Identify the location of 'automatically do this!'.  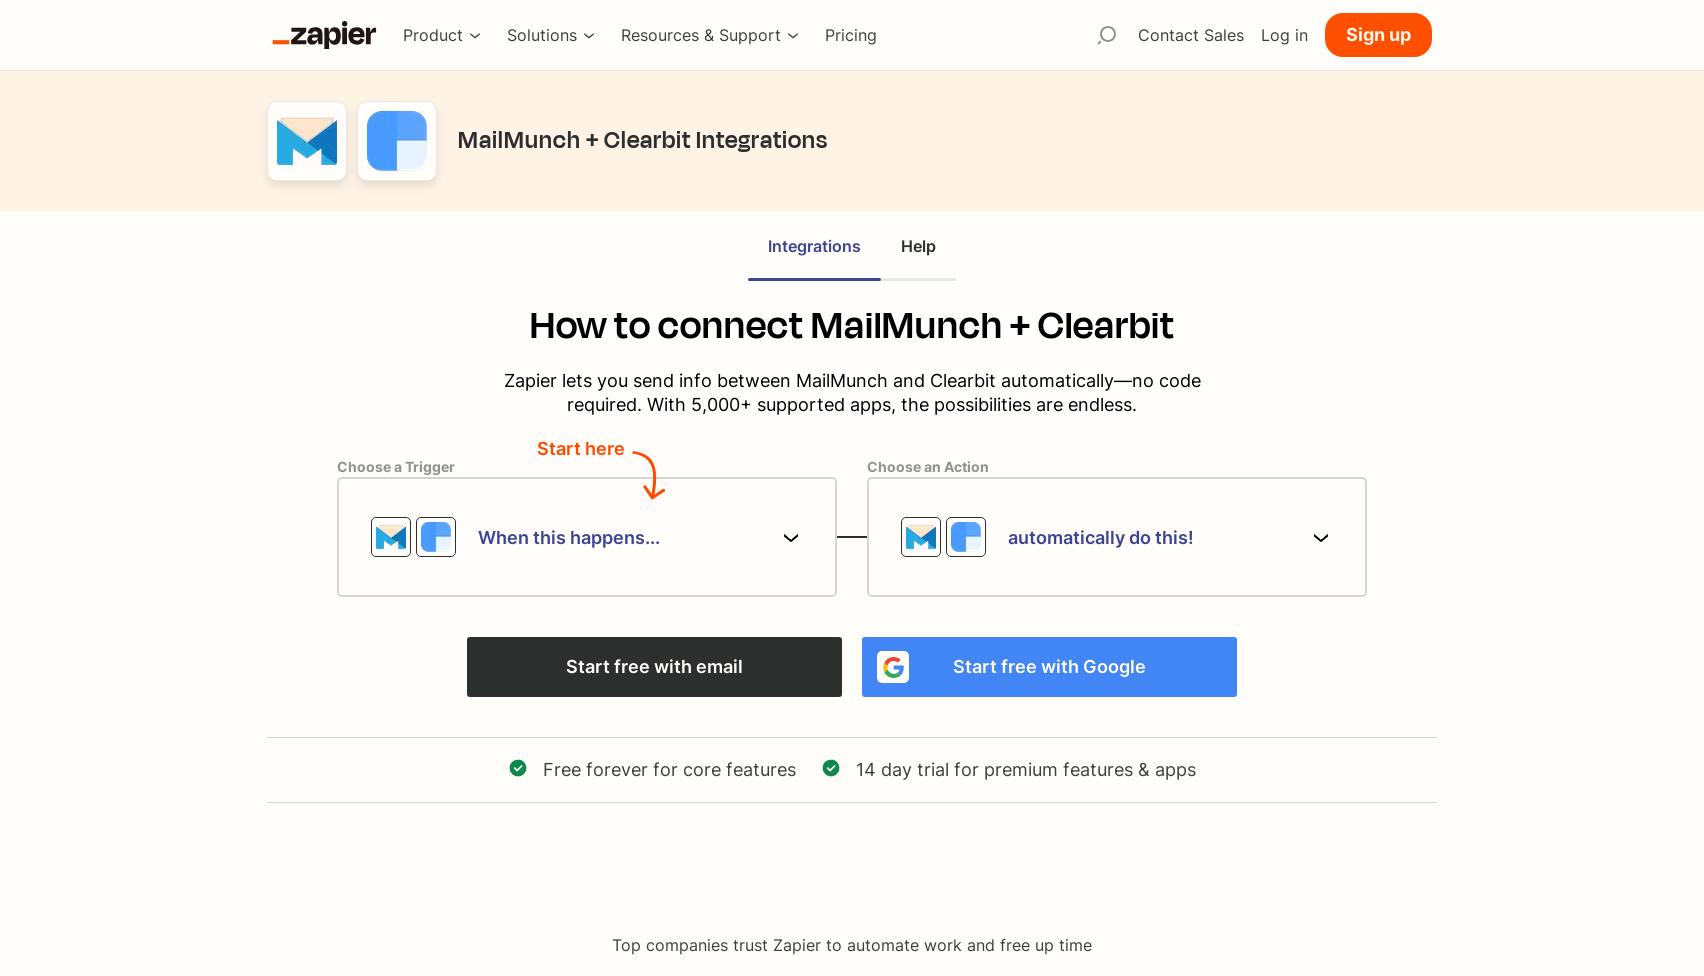
(1007, 536).